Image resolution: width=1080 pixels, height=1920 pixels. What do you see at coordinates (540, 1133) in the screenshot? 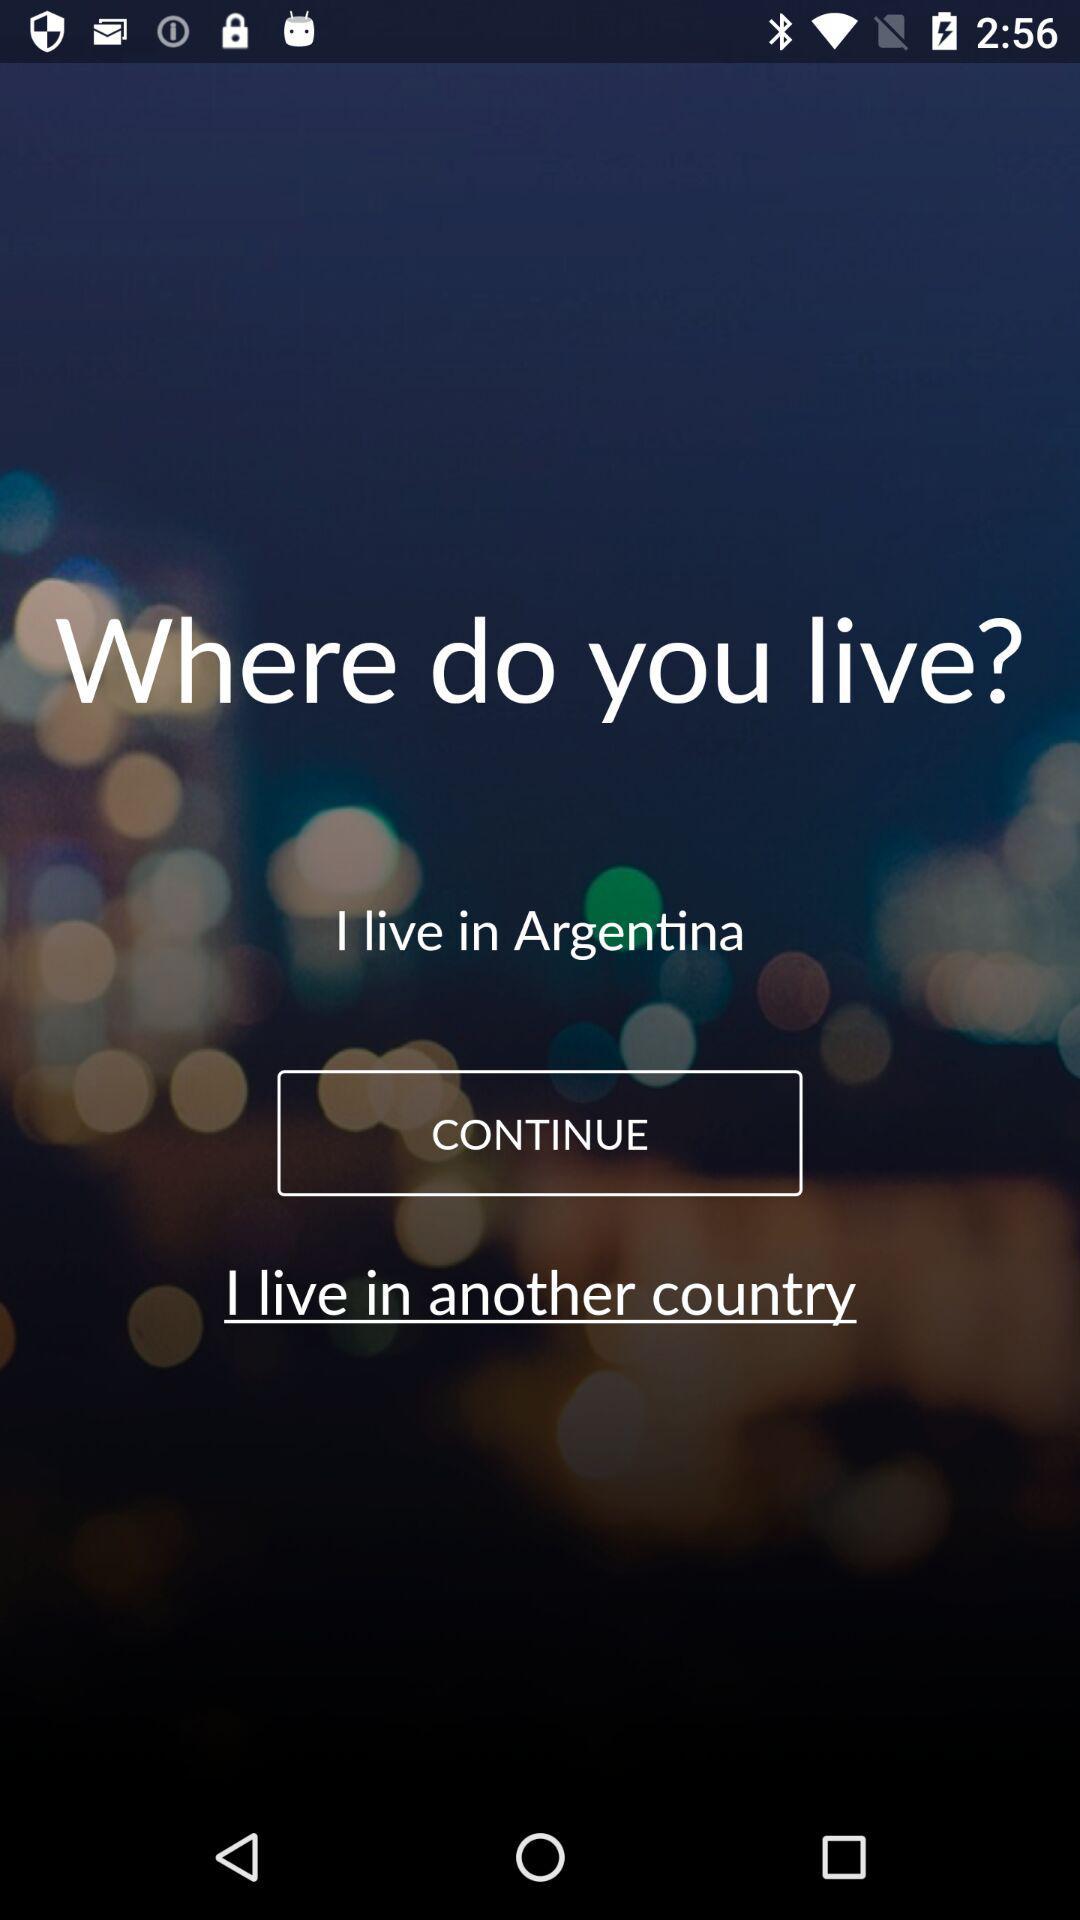
I see `the continue item` at bounding box center [540, 1133].